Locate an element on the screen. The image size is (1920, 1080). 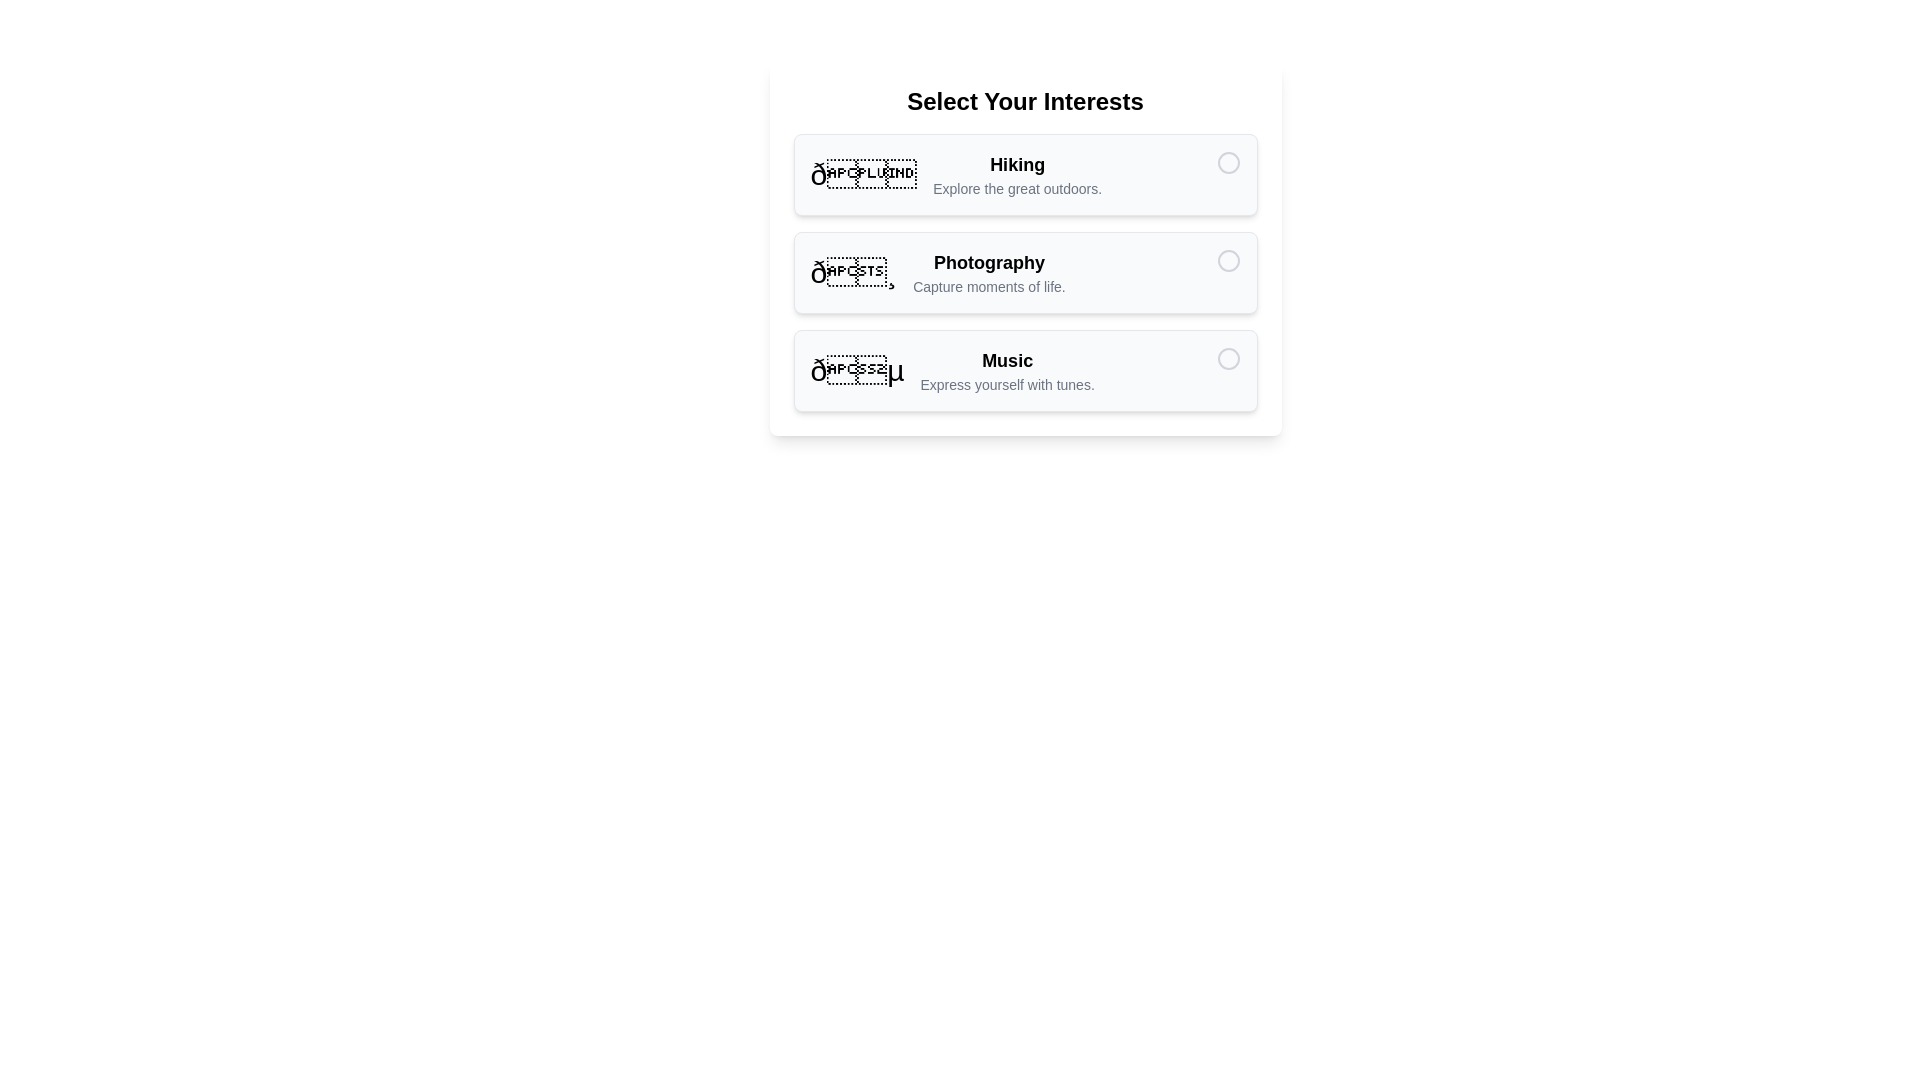
the item labeled Hiking is located at coordinates (1025, 173).